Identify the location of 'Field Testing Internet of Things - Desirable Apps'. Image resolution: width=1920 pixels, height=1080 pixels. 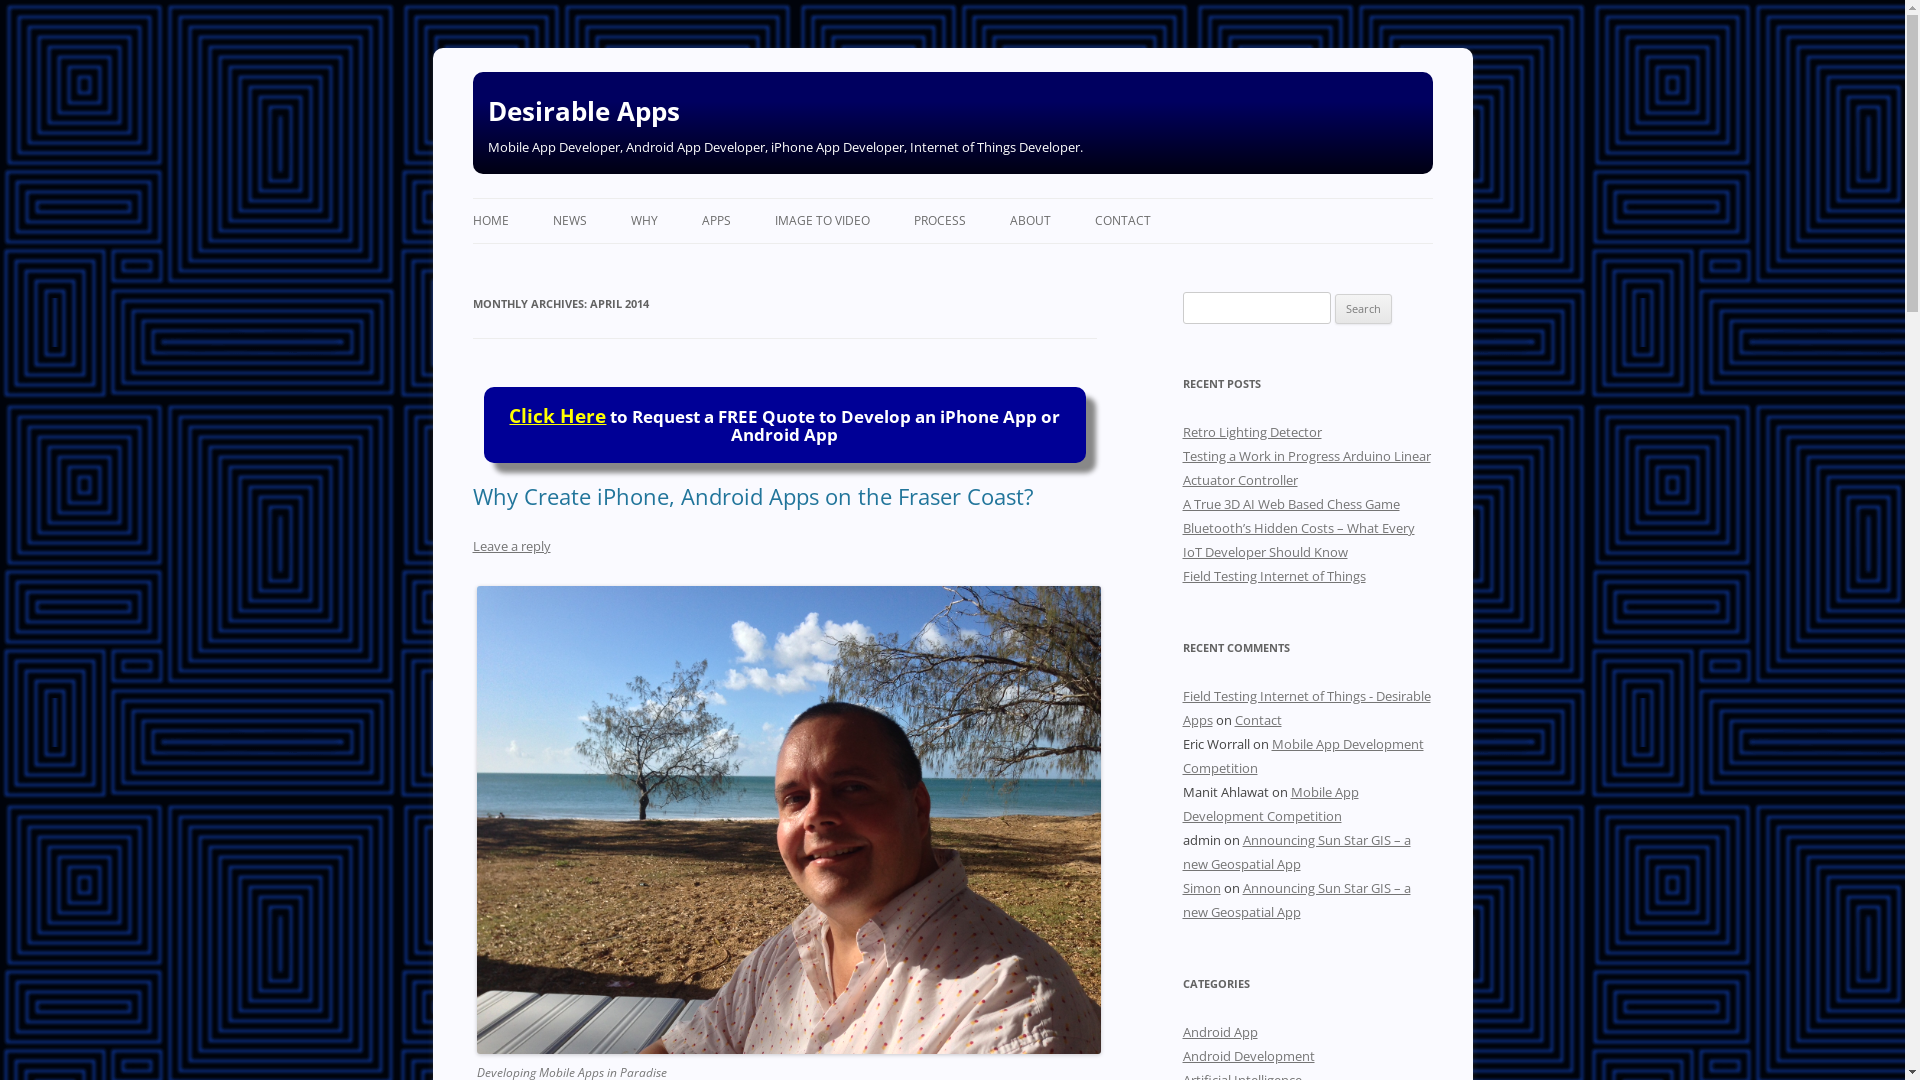
(1305, 707).